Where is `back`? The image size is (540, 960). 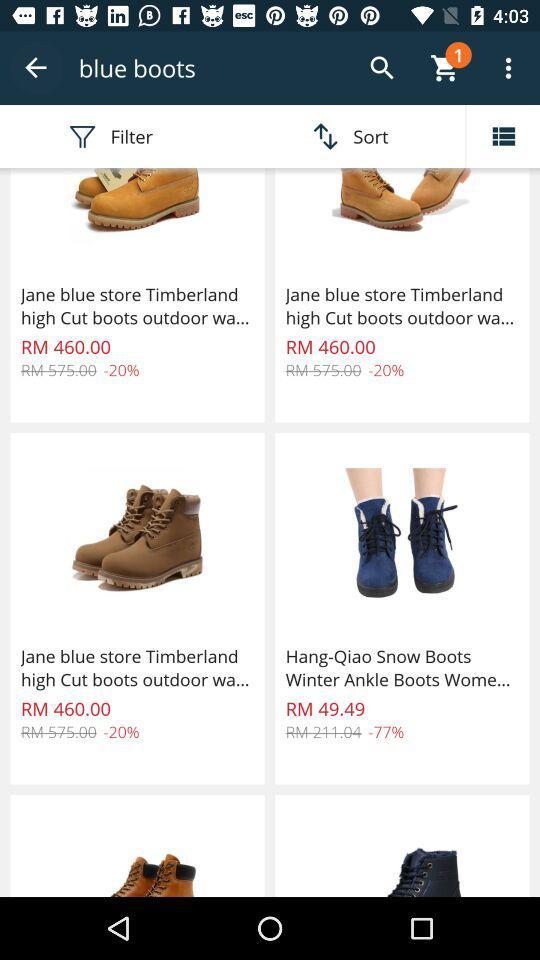 back is located at coordinates (36, 68).